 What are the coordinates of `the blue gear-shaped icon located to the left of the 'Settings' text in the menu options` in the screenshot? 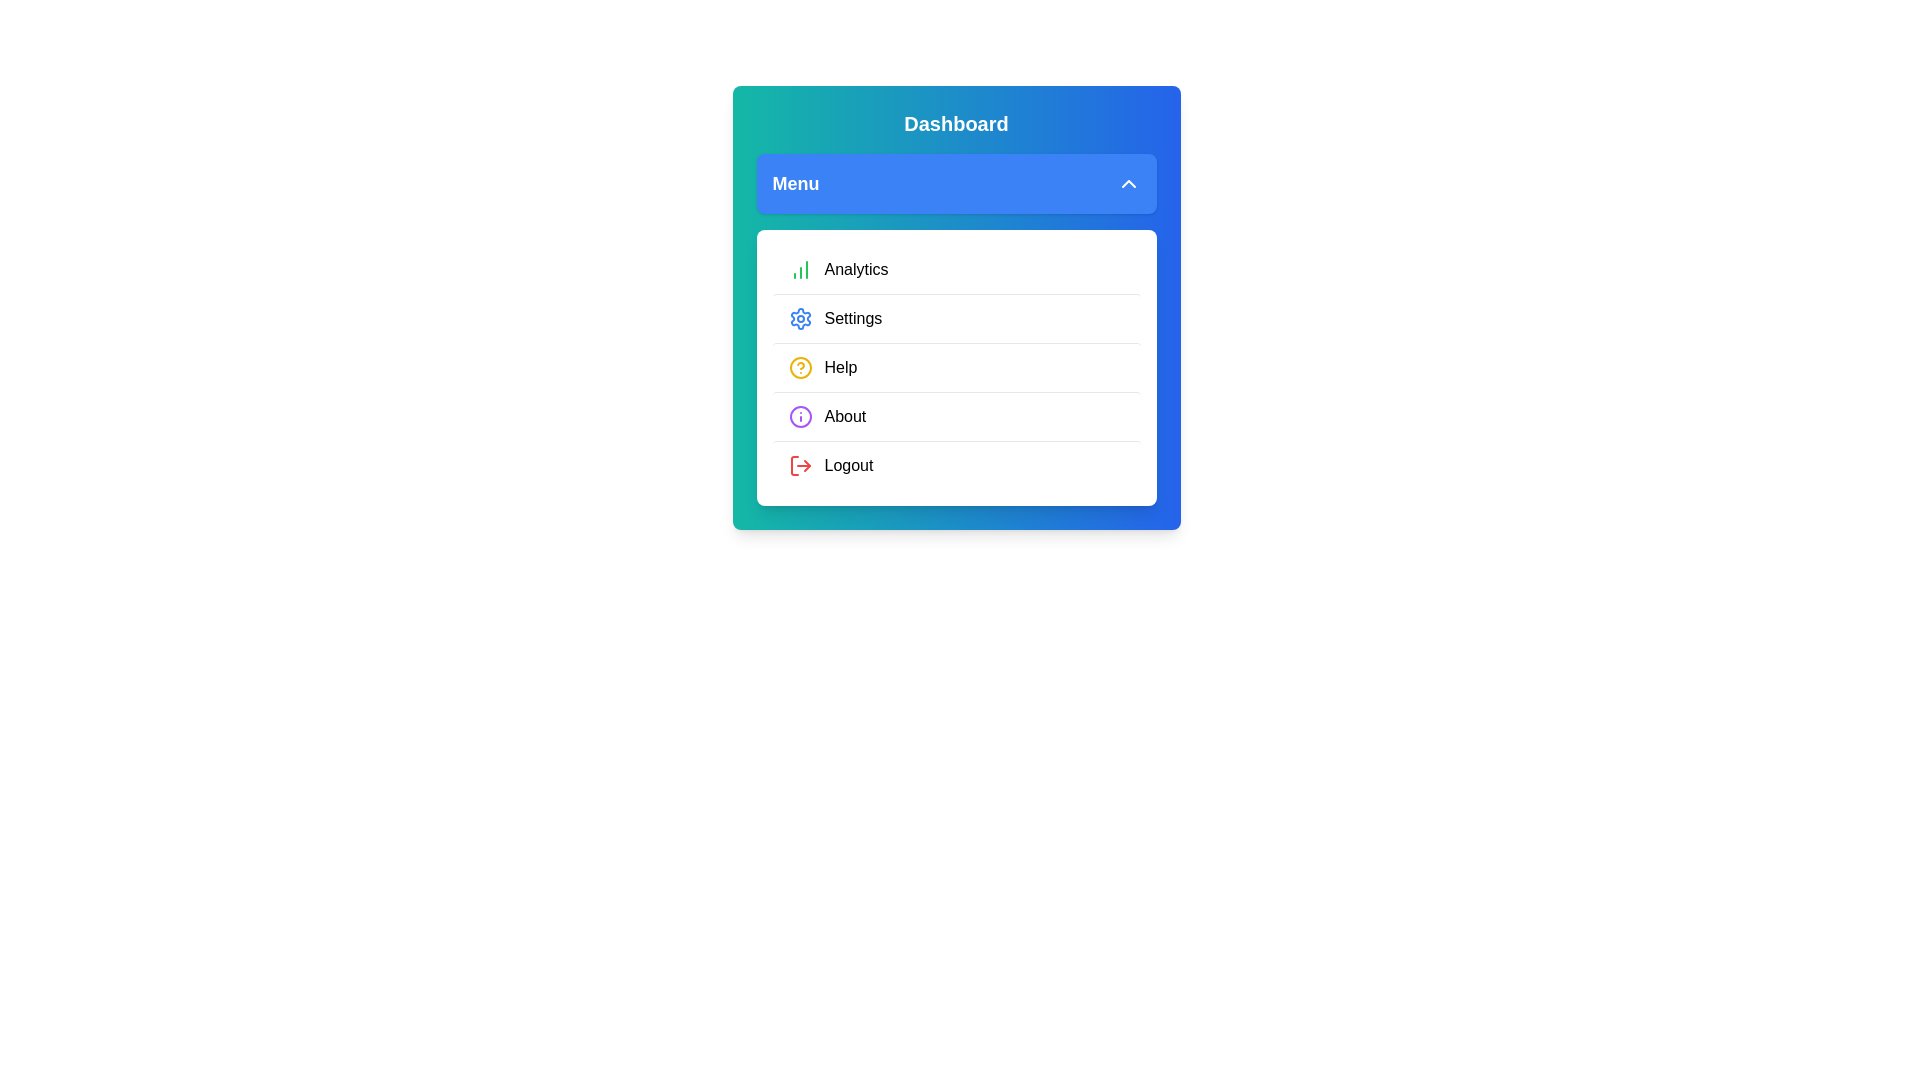 It's located at (800, 318).